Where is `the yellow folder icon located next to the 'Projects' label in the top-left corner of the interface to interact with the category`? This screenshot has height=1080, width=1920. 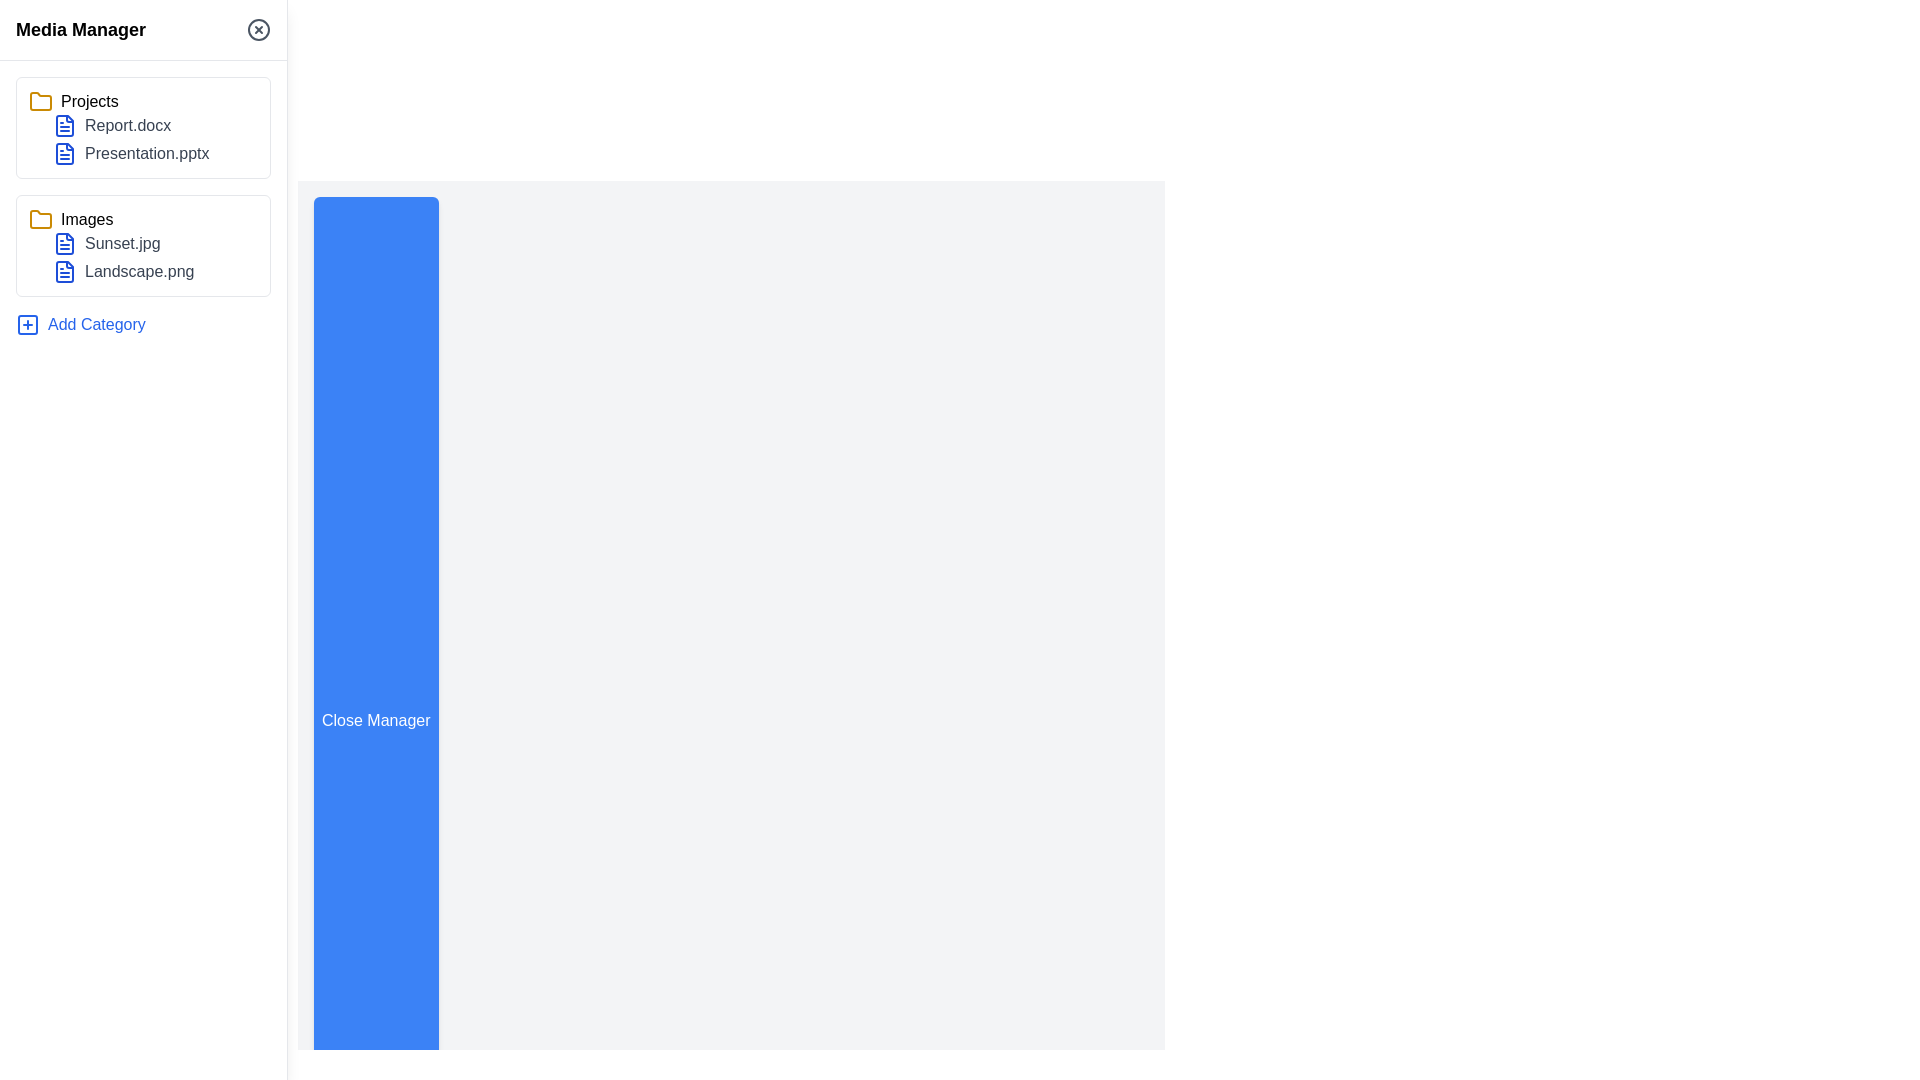
the yellow folder icon located next to the 'Projects' label in the top-left corner of the interface to interact with the category is located at coordinates (41, 101).